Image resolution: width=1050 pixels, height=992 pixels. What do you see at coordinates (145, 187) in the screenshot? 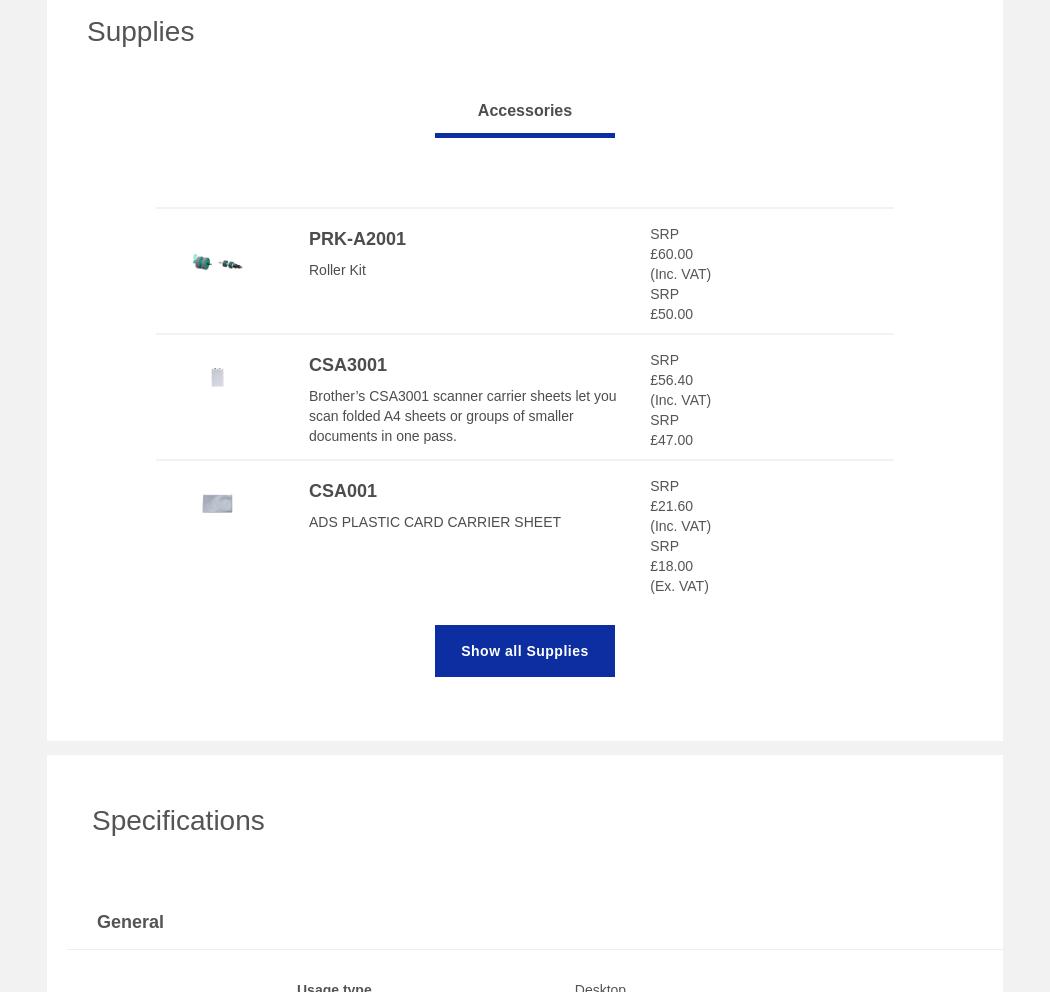
I see `'United Kingdom'` at bounding box center [145, 187].